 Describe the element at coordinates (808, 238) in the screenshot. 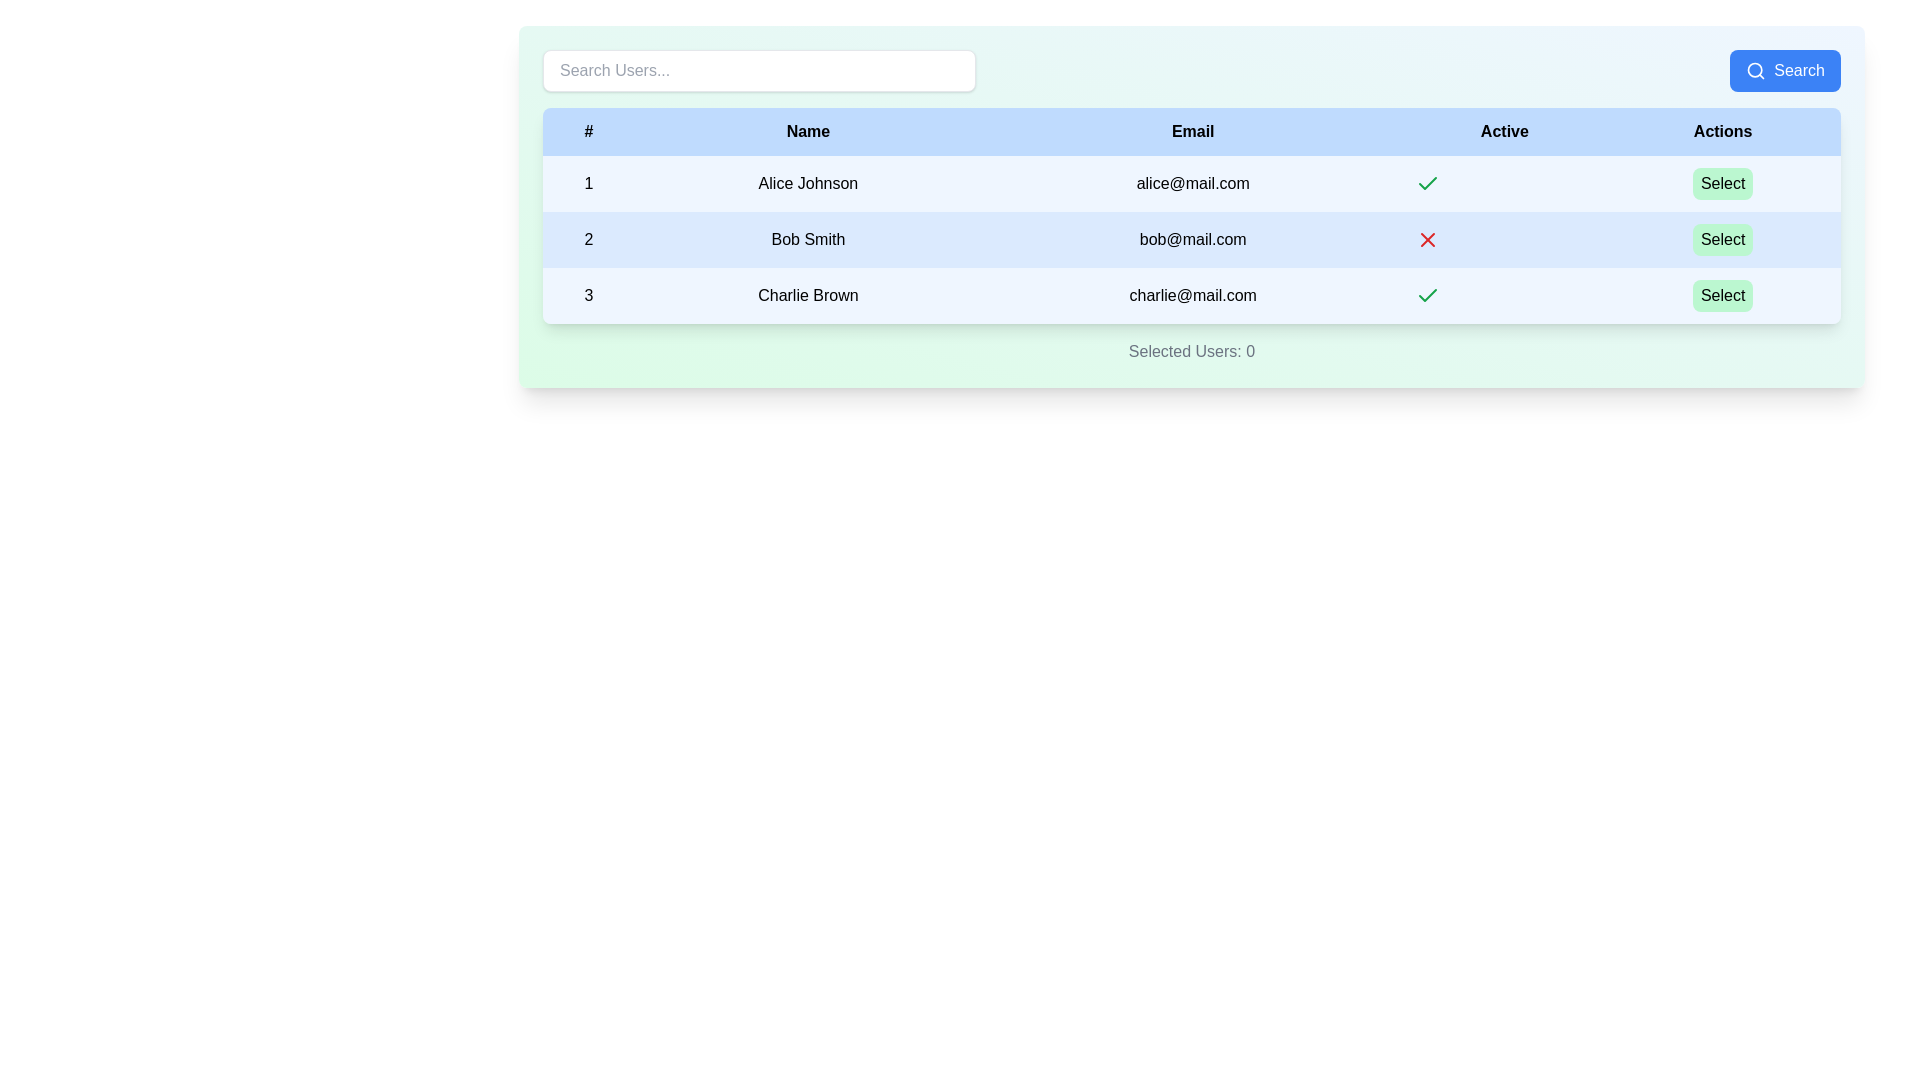

I see `the text displayed in the label 'Bob Smith' located in the second row of the table under the 'Name' column` at that location.